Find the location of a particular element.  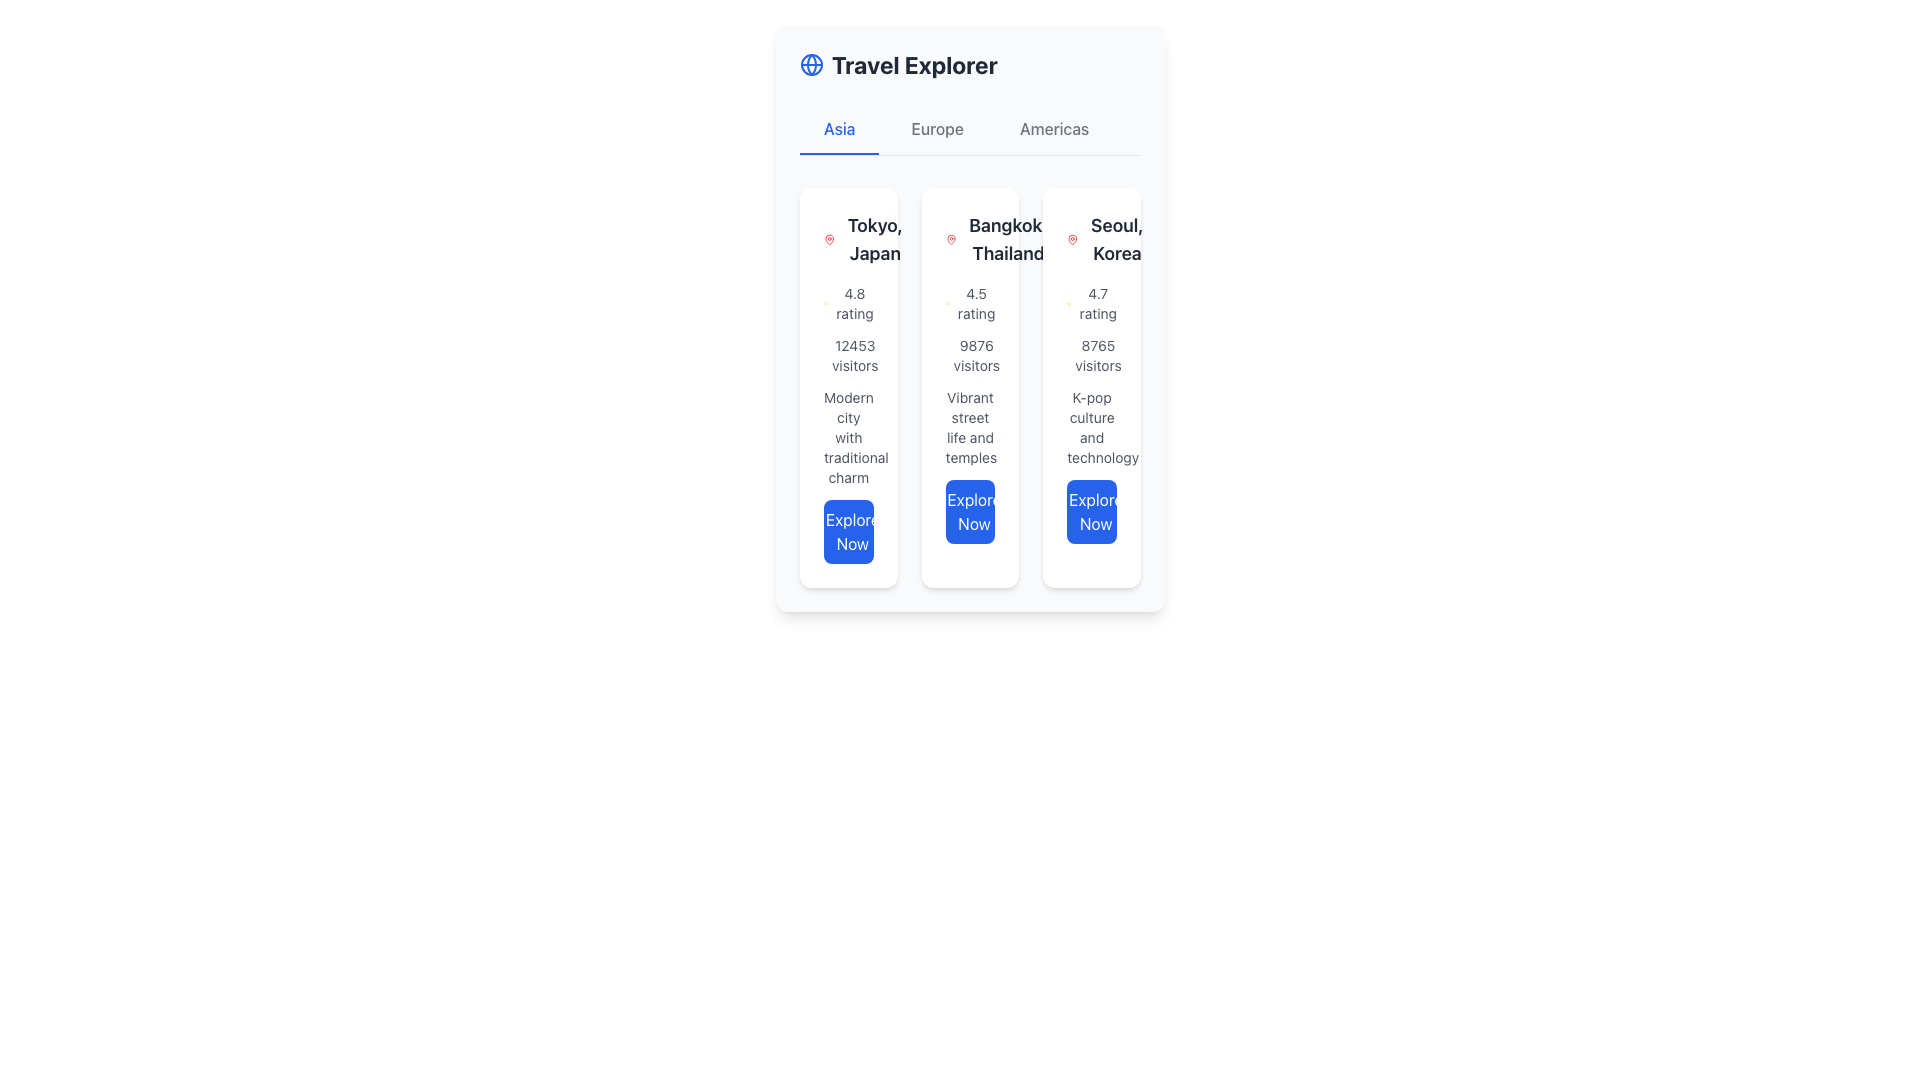

the 'Europe' tab in the horizontal navigation bar to change its text appearance is located at coordinates (936, 130).